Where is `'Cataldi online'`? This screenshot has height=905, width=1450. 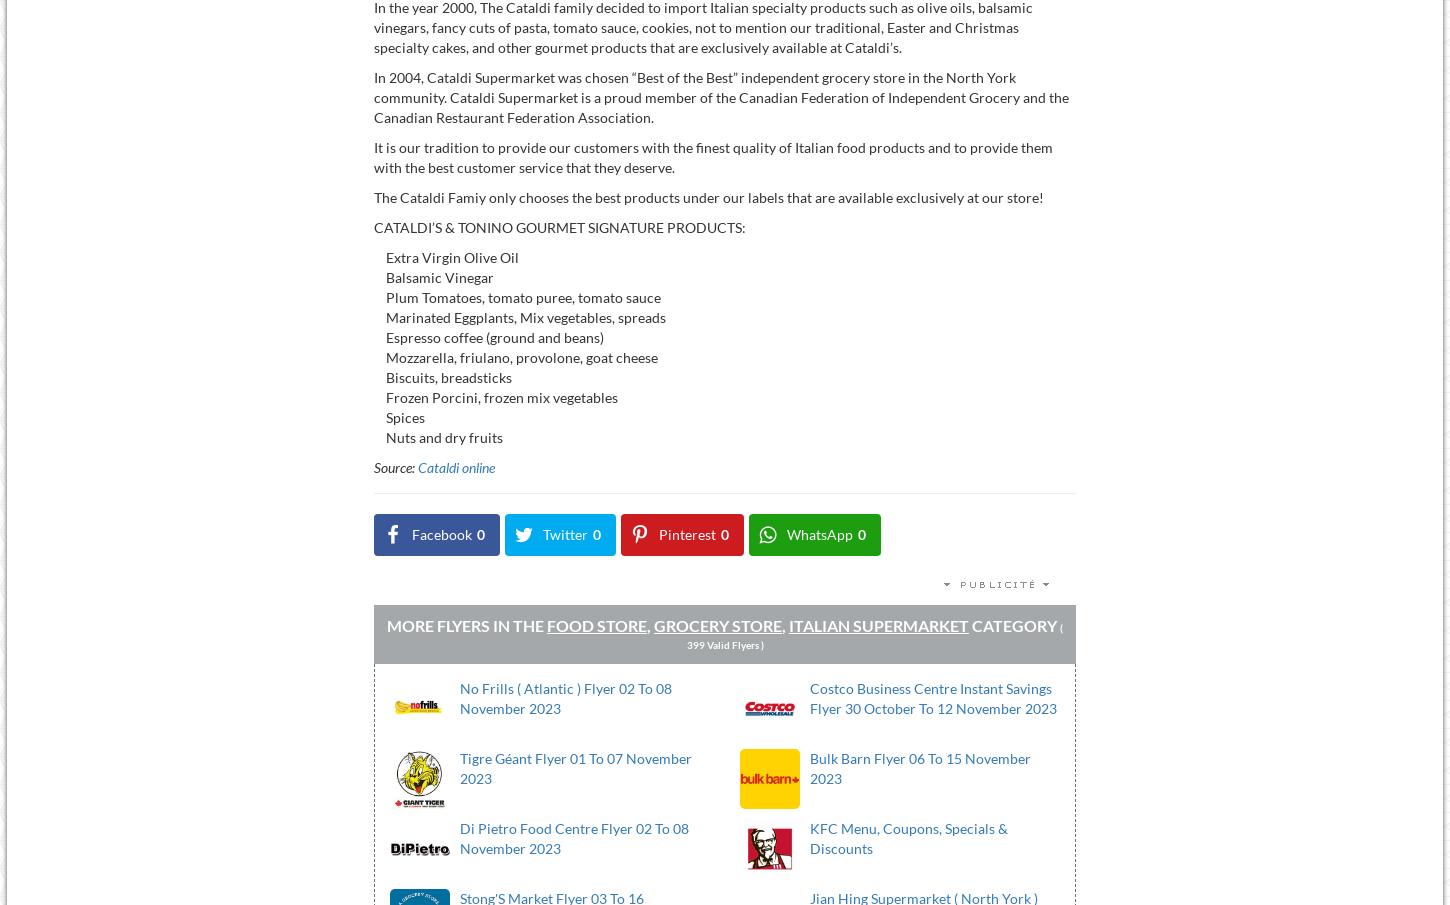
'Cataldi online' is located at coordinates (454, 466).